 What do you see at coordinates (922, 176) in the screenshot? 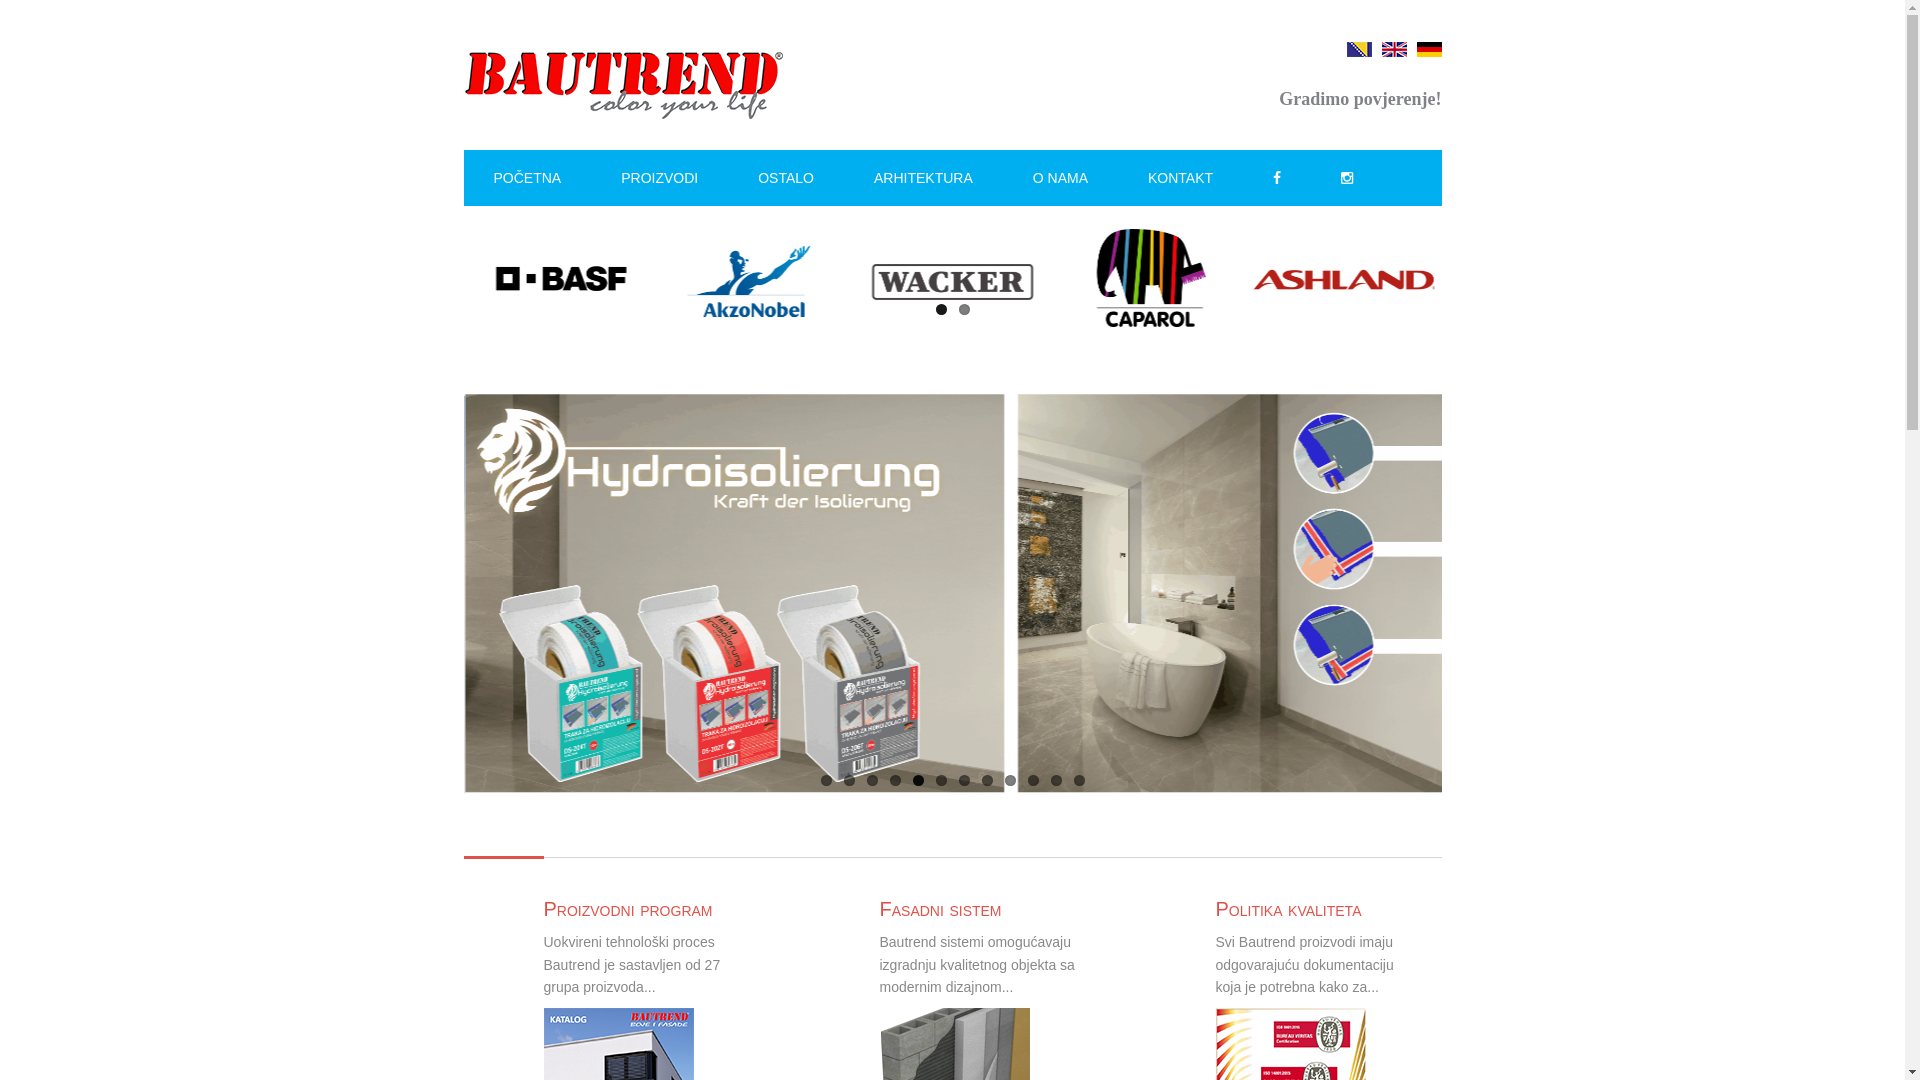
I see `'ARHITEKTURA'` at bounding box center [922, 176].